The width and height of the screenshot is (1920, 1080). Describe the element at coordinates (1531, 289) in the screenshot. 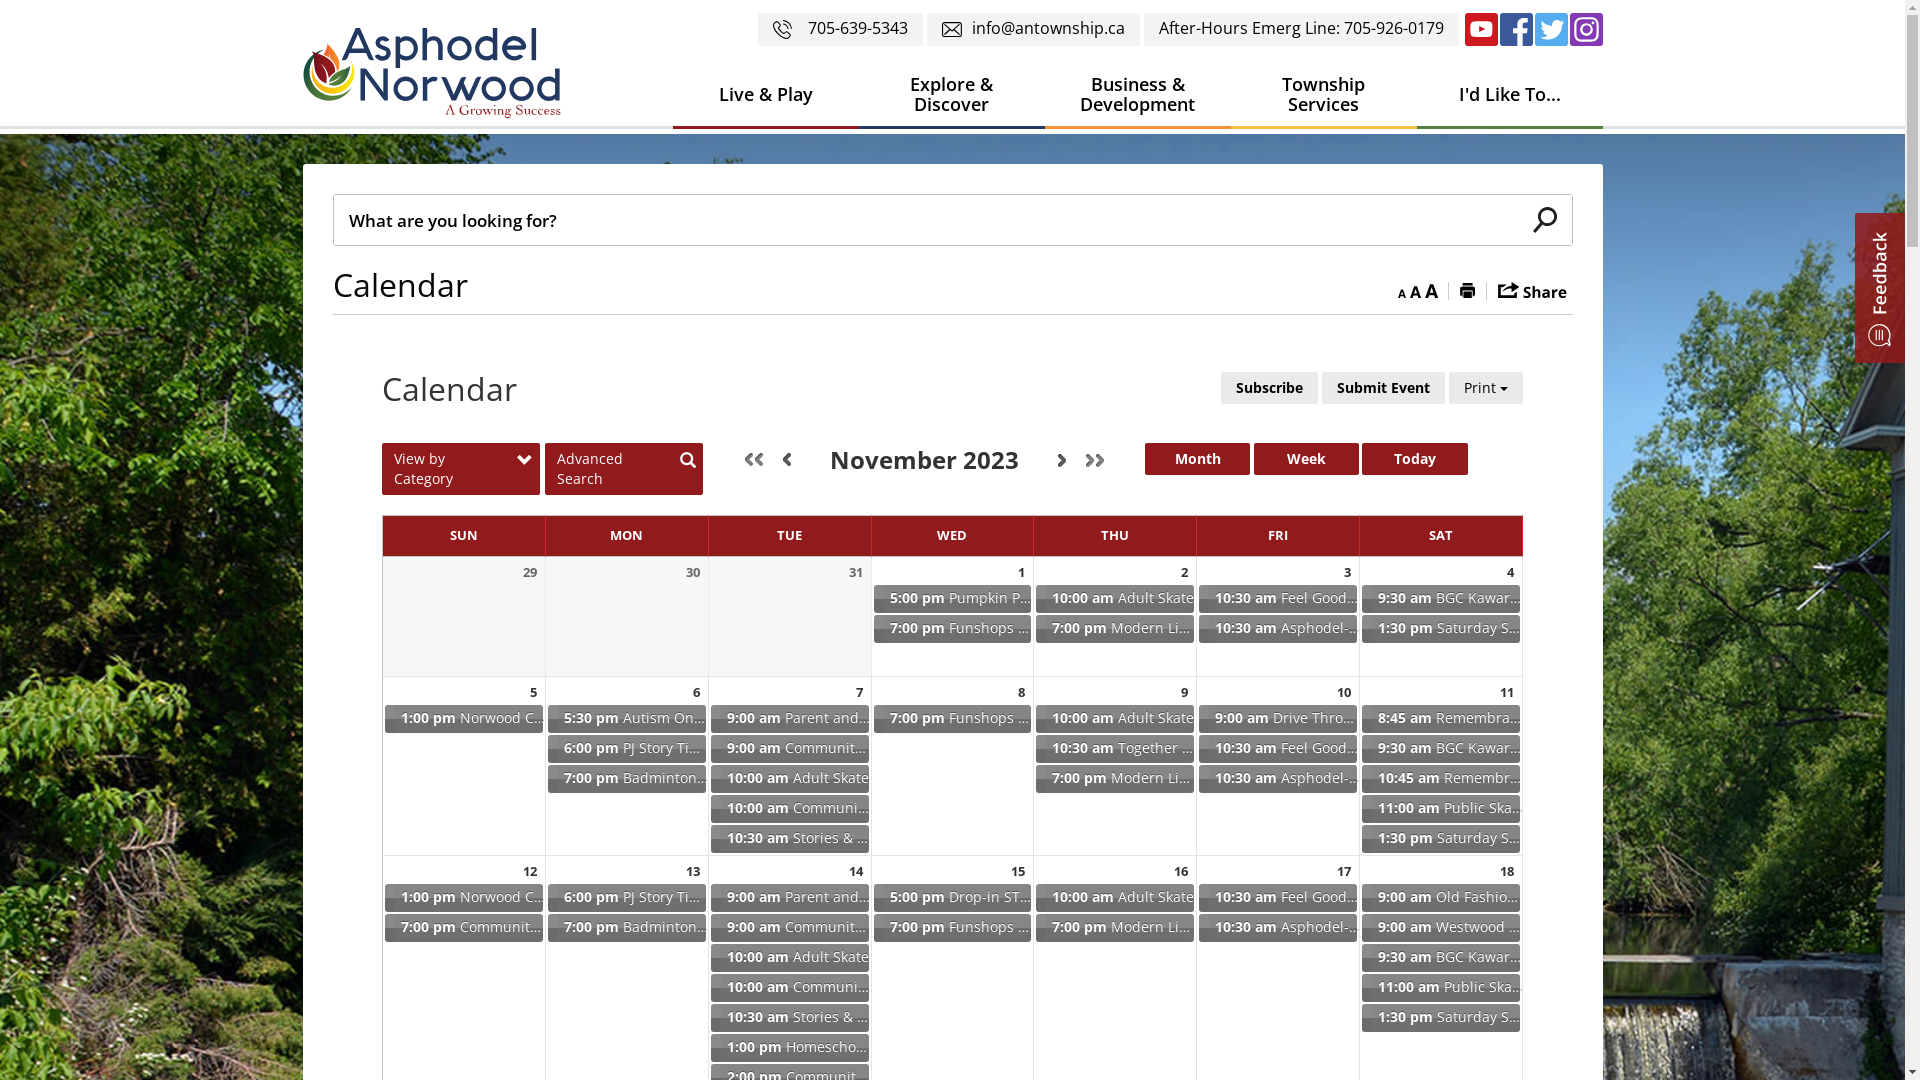

I see `'Share This Page'` at that location.